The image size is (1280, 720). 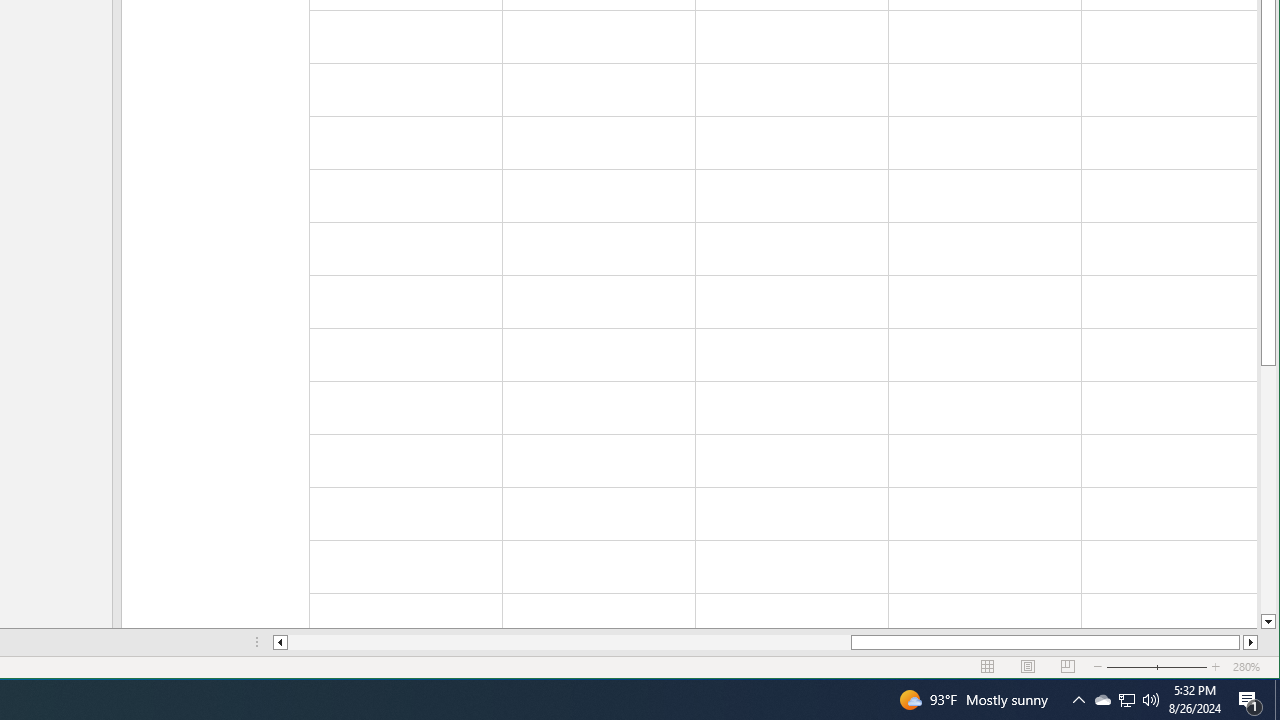 What do you see at coordinates (1078, 698) in the screenshot?
I see `'Notification Chevron'` at bounding box center [1078, 698].